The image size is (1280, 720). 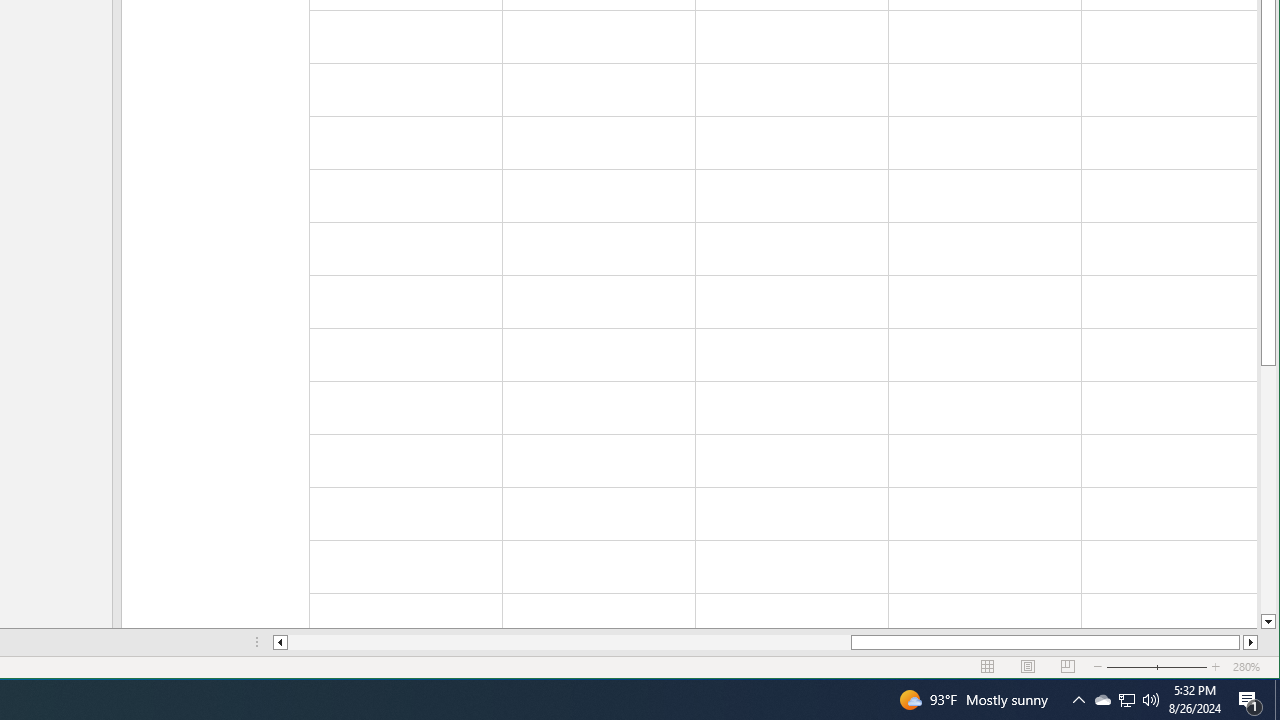 What do you see at coordinates (1078, 698) in the screenshot?
I see `'Notification Chevron'` at bounding box center [1078, 698].